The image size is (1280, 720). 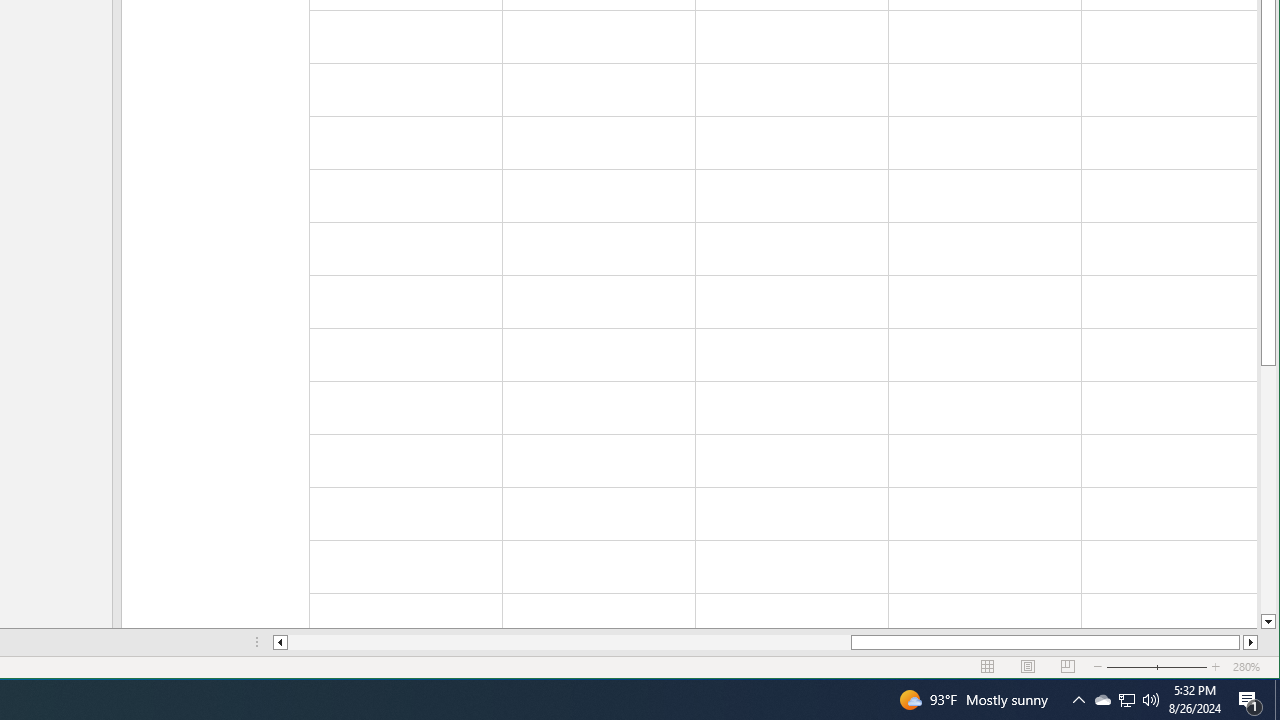 What do you see at coordinates (1078, 698) in the screenshot?
I see `'Notification Chevron'` at bounding box center [1078, 698].